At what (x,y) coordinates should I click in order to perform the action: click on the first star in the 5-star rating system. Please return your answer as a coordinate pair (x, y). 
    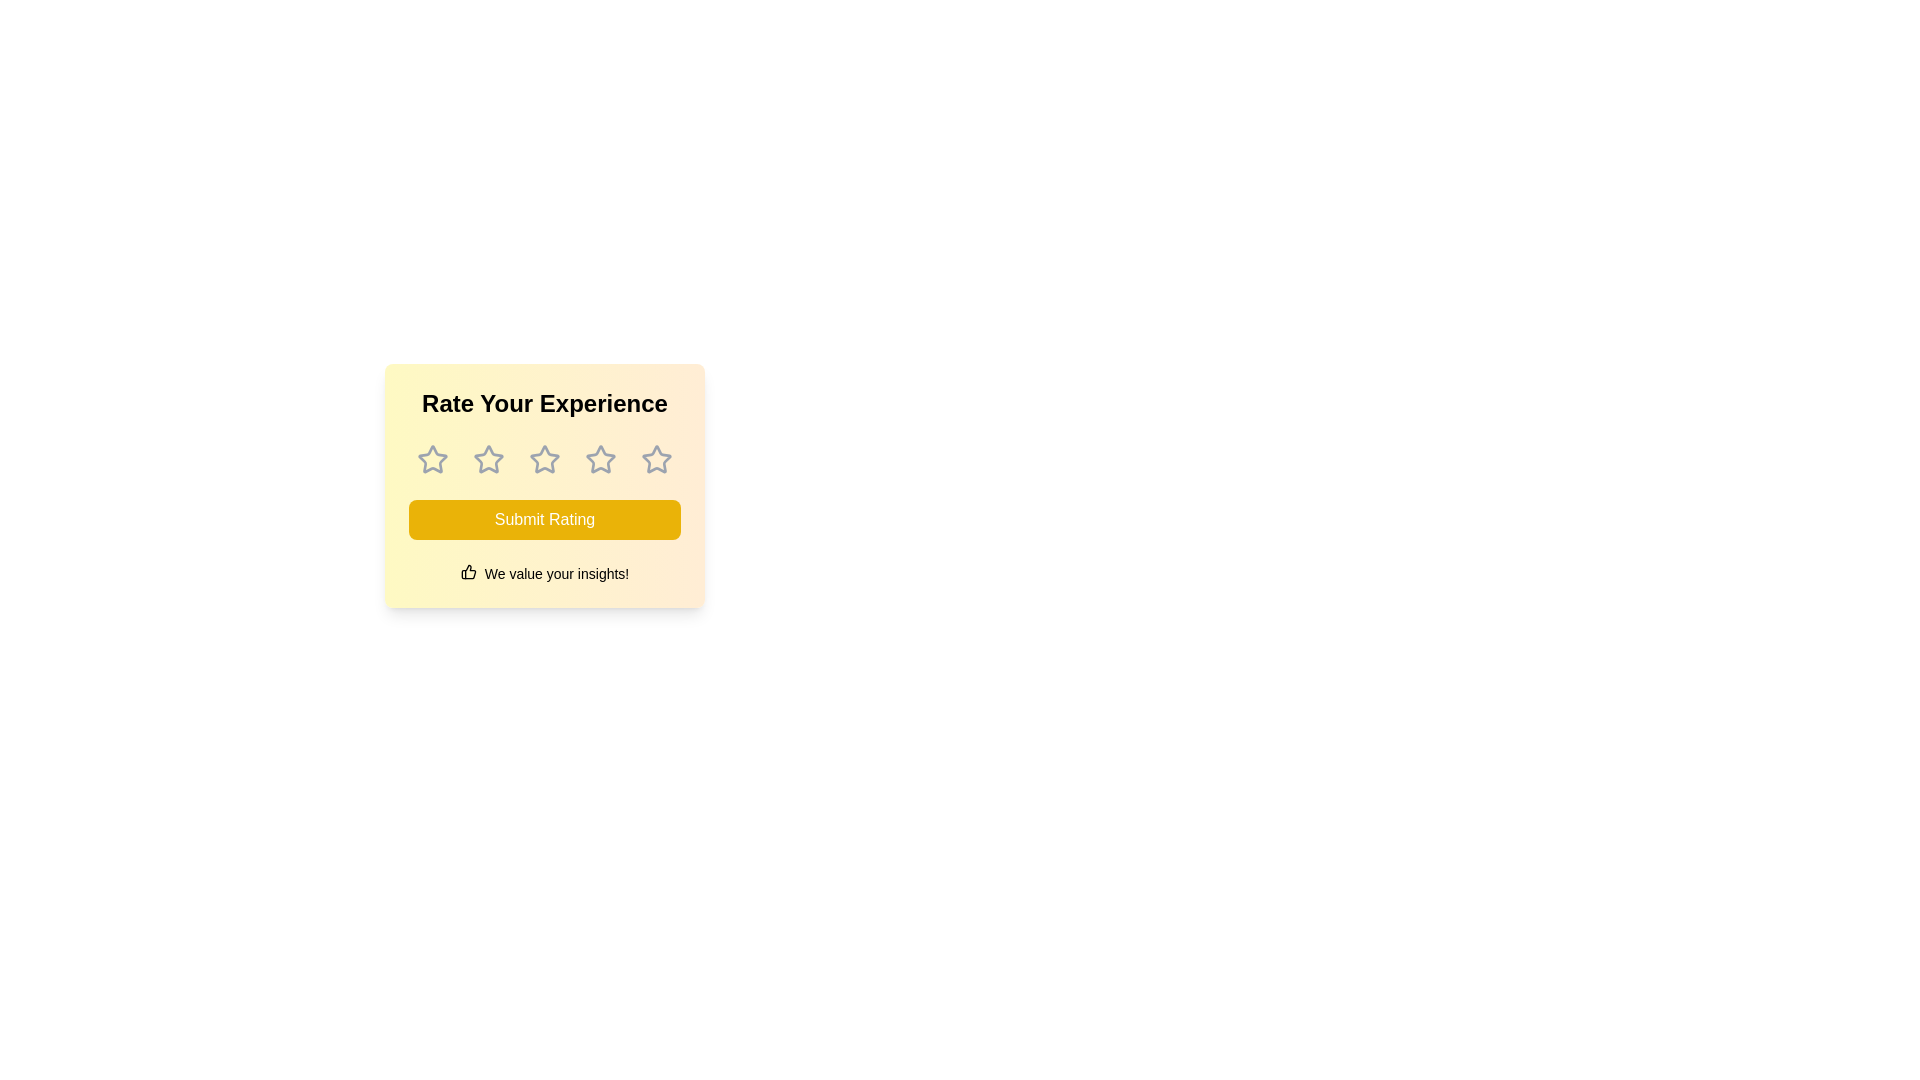
    Looking at the image, I should click on (431, 459).